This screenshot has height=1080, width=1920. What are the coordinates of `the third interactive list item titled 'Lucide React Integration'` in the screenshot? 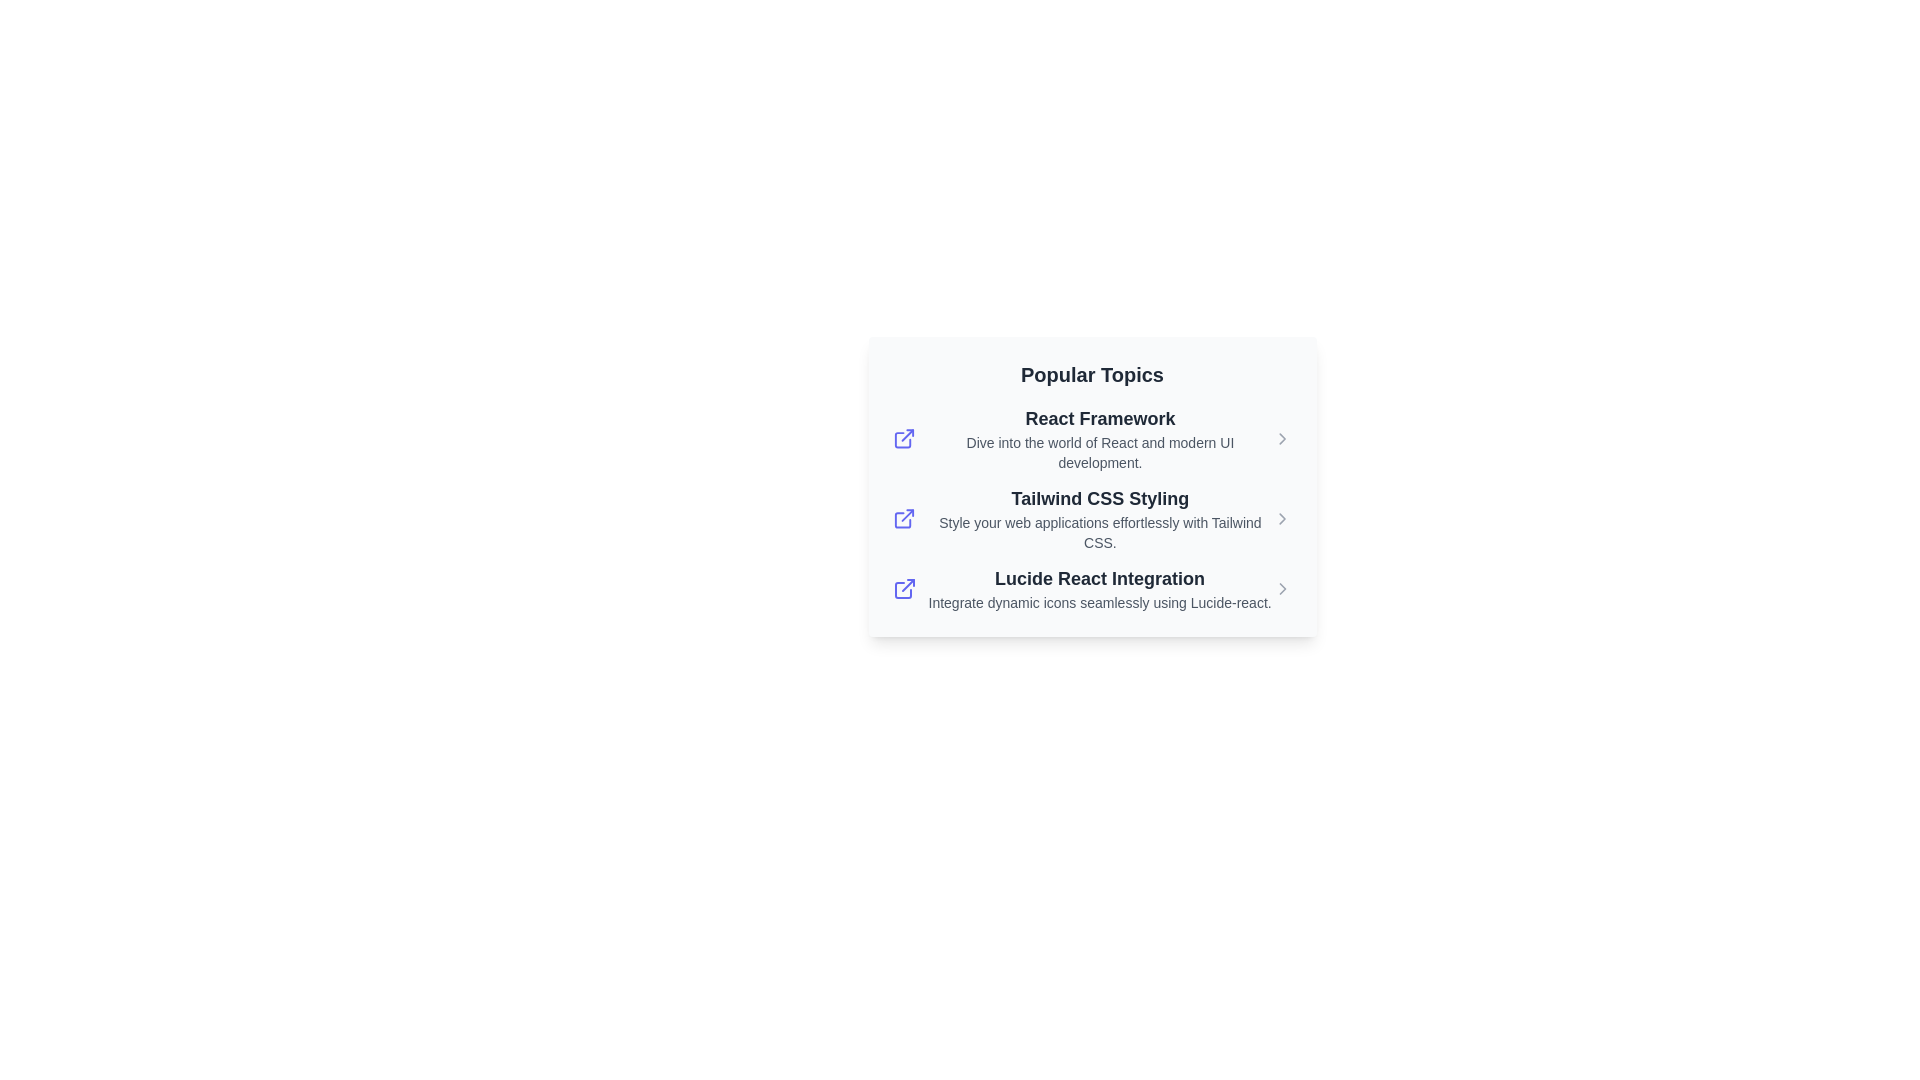 It's located at (1091, 588).